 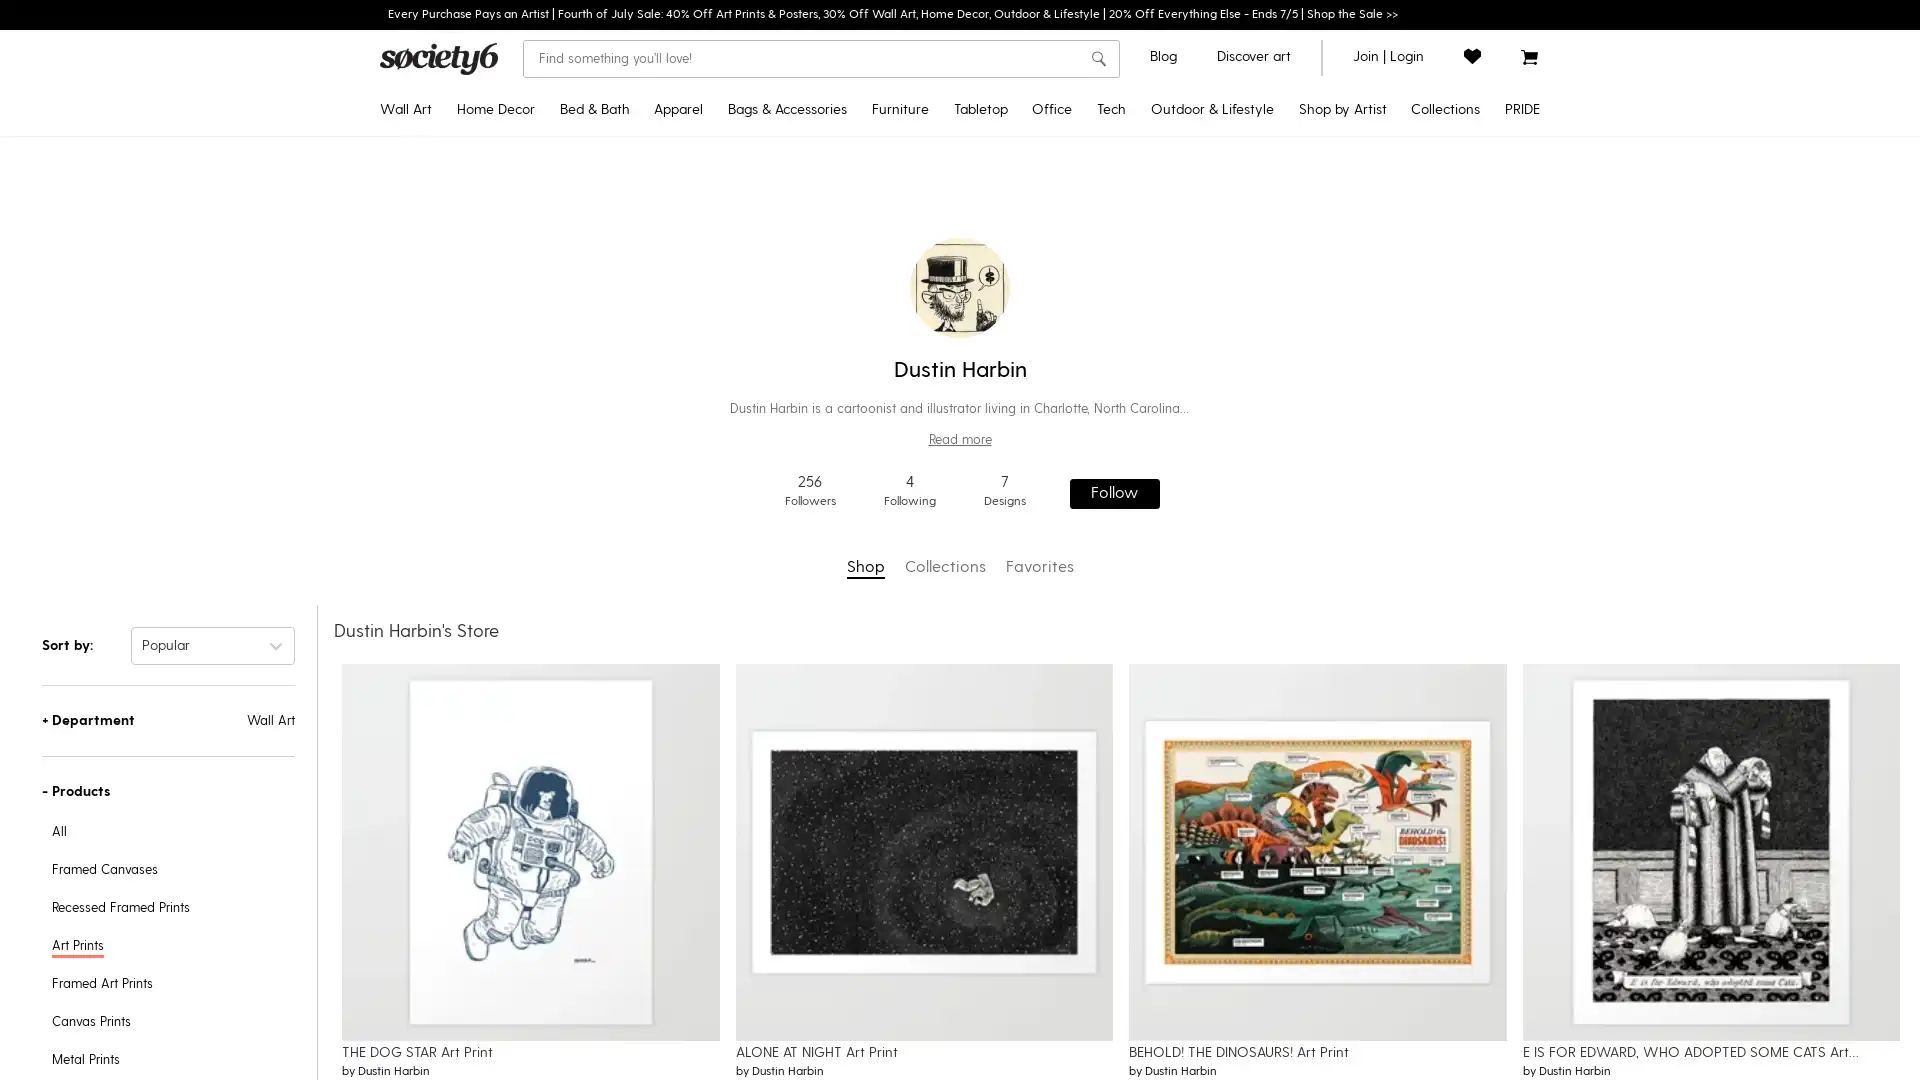 I want to click on Rugs, so click(x=533, y=416).